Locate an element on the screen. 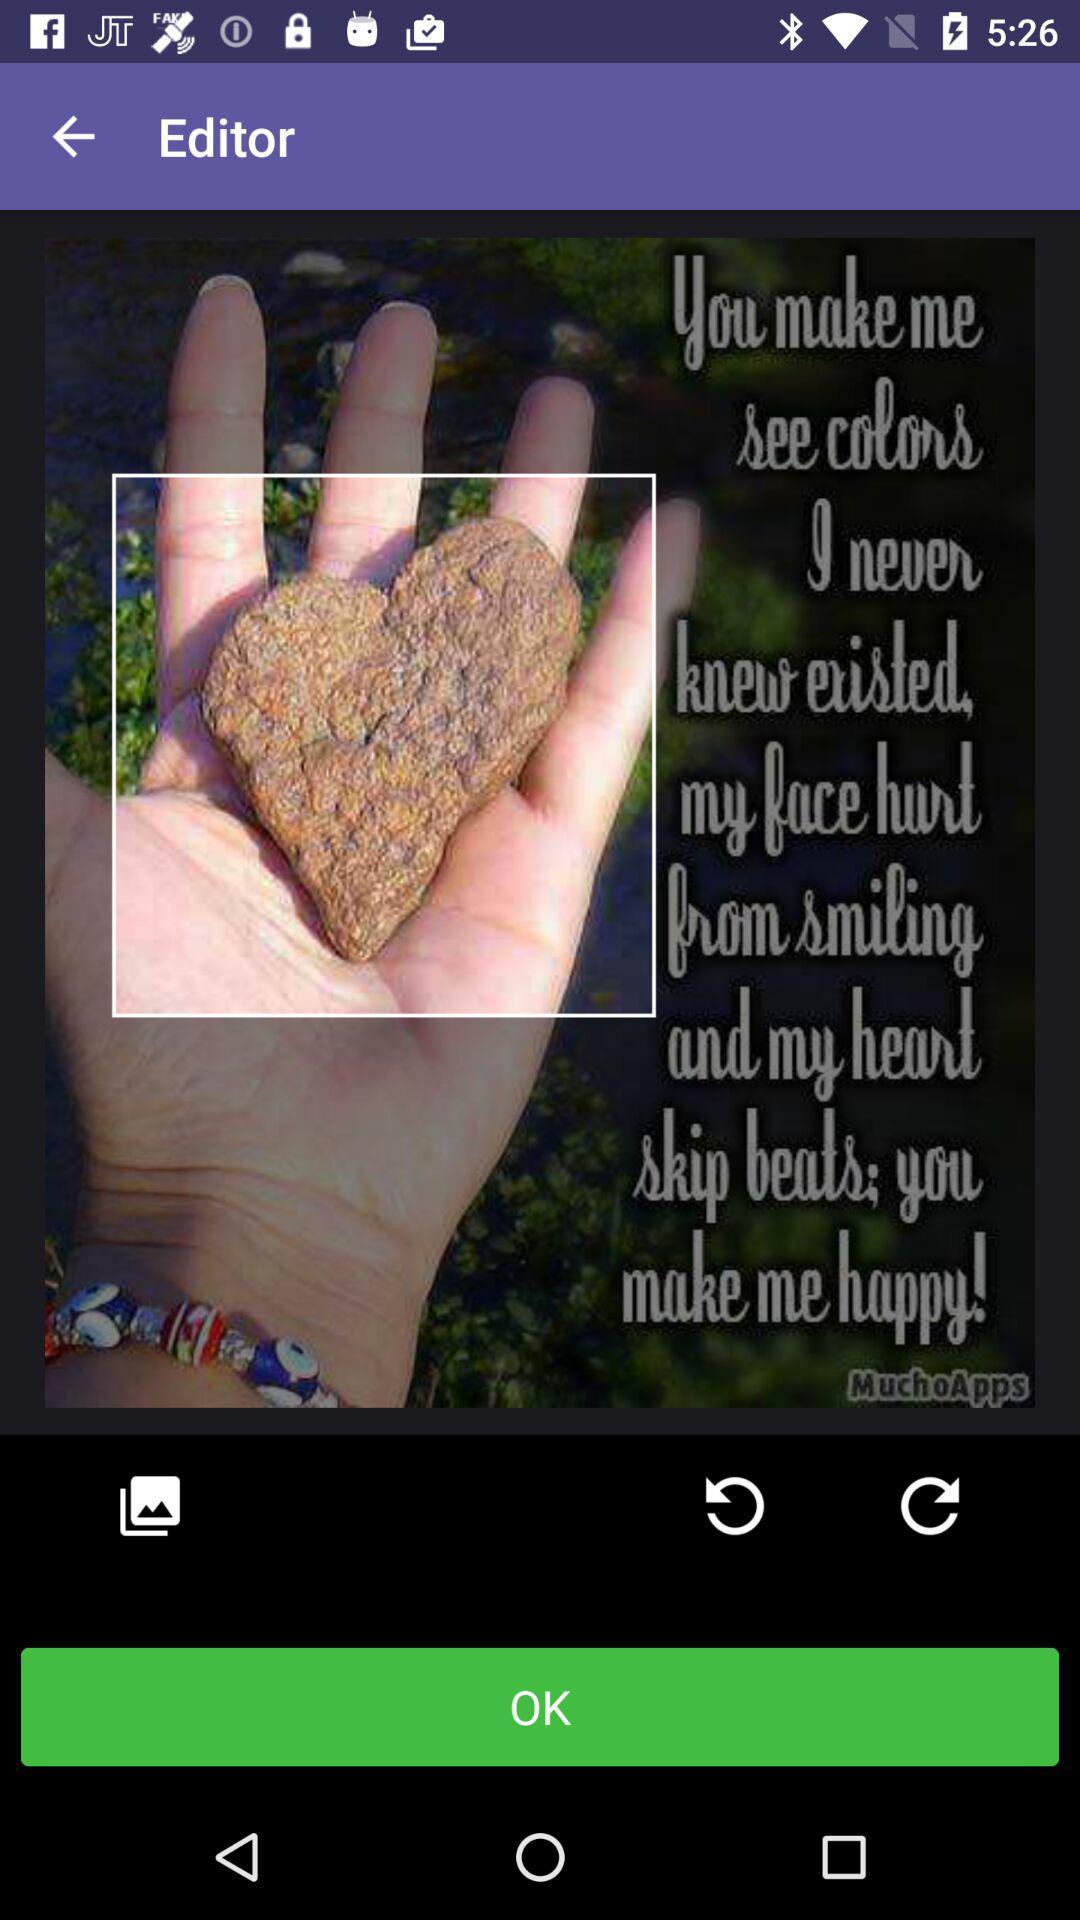 The height and width of the screenshot is (1920, 1080). the refresh icon is located at coordinates (735, 1506).